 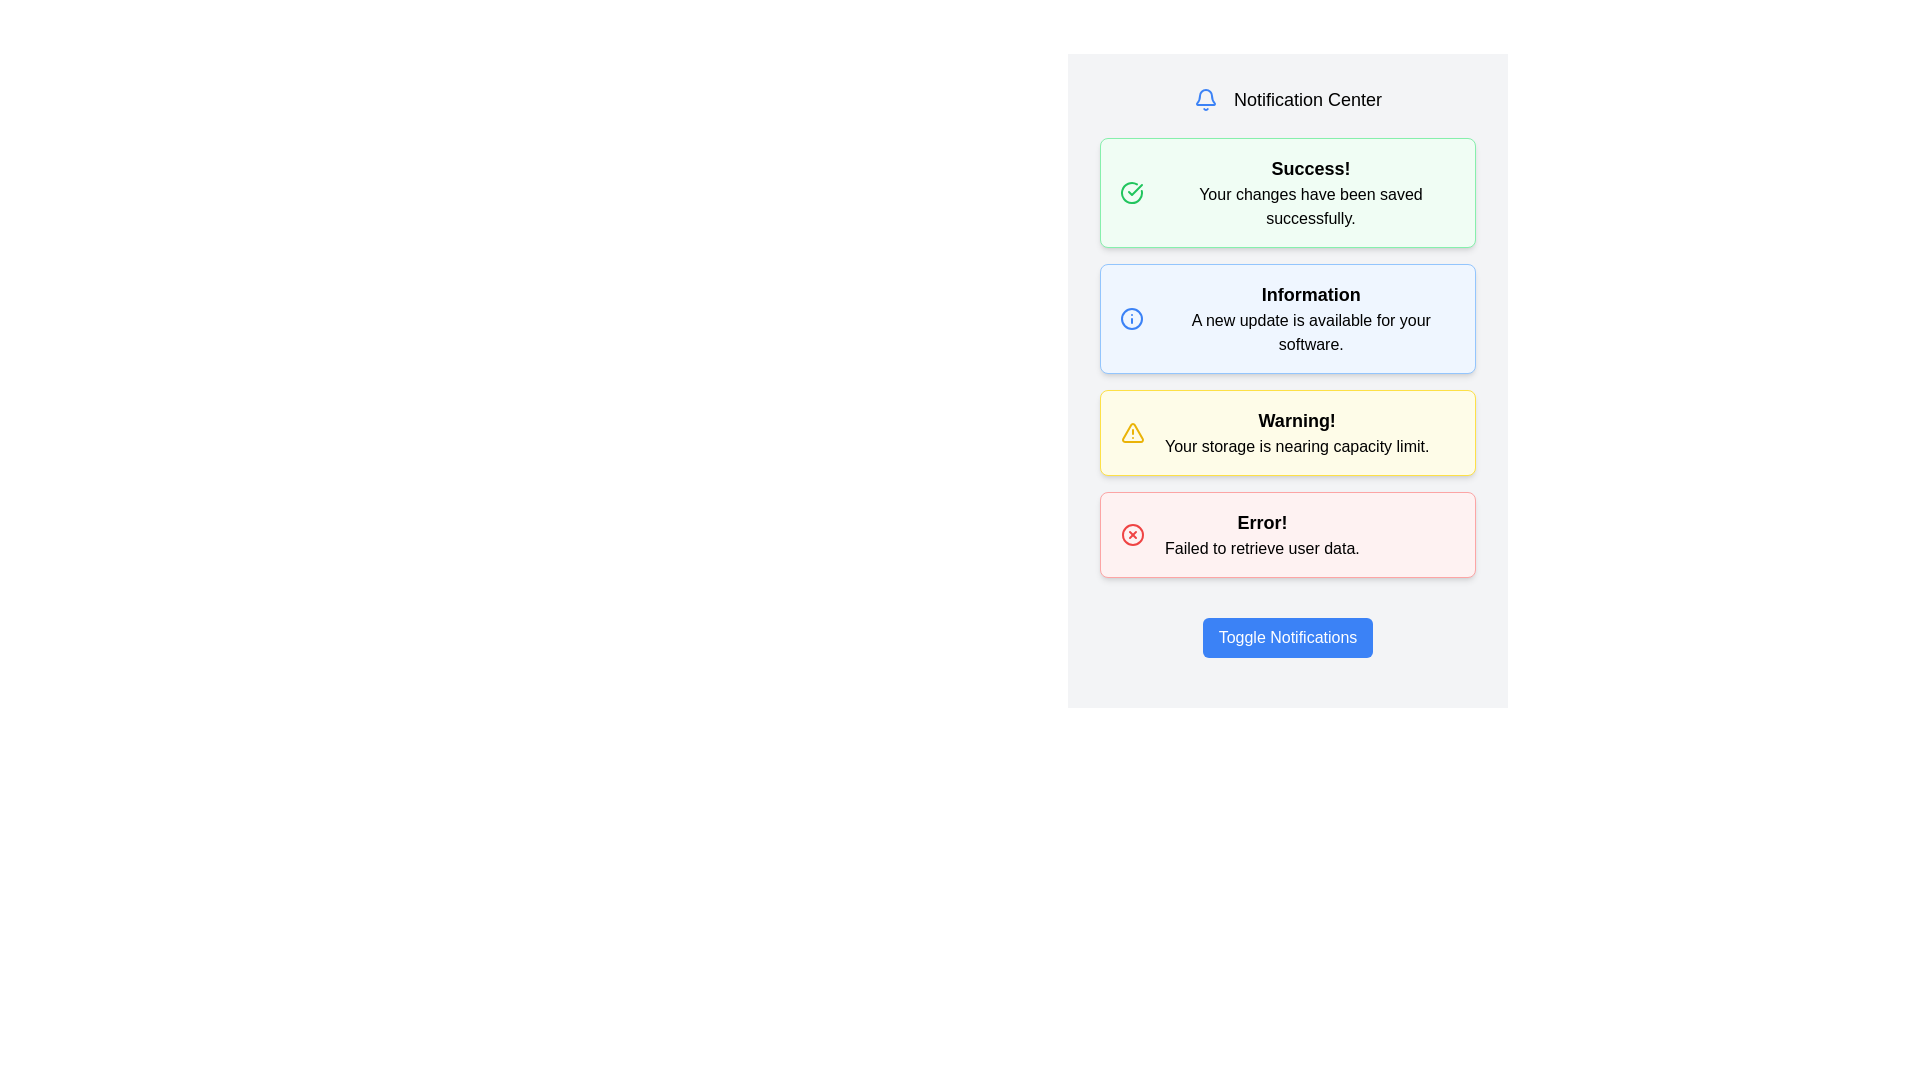 What do you see at coordinates (1132, 534) in the screenshot?
I see `the red circular icon with a white background and a red 'X' symbol, which is located to the left of the error message 'Error! Failed to retrieve user data.' in the fourth red notification box` at bounding box center [1132, 534].